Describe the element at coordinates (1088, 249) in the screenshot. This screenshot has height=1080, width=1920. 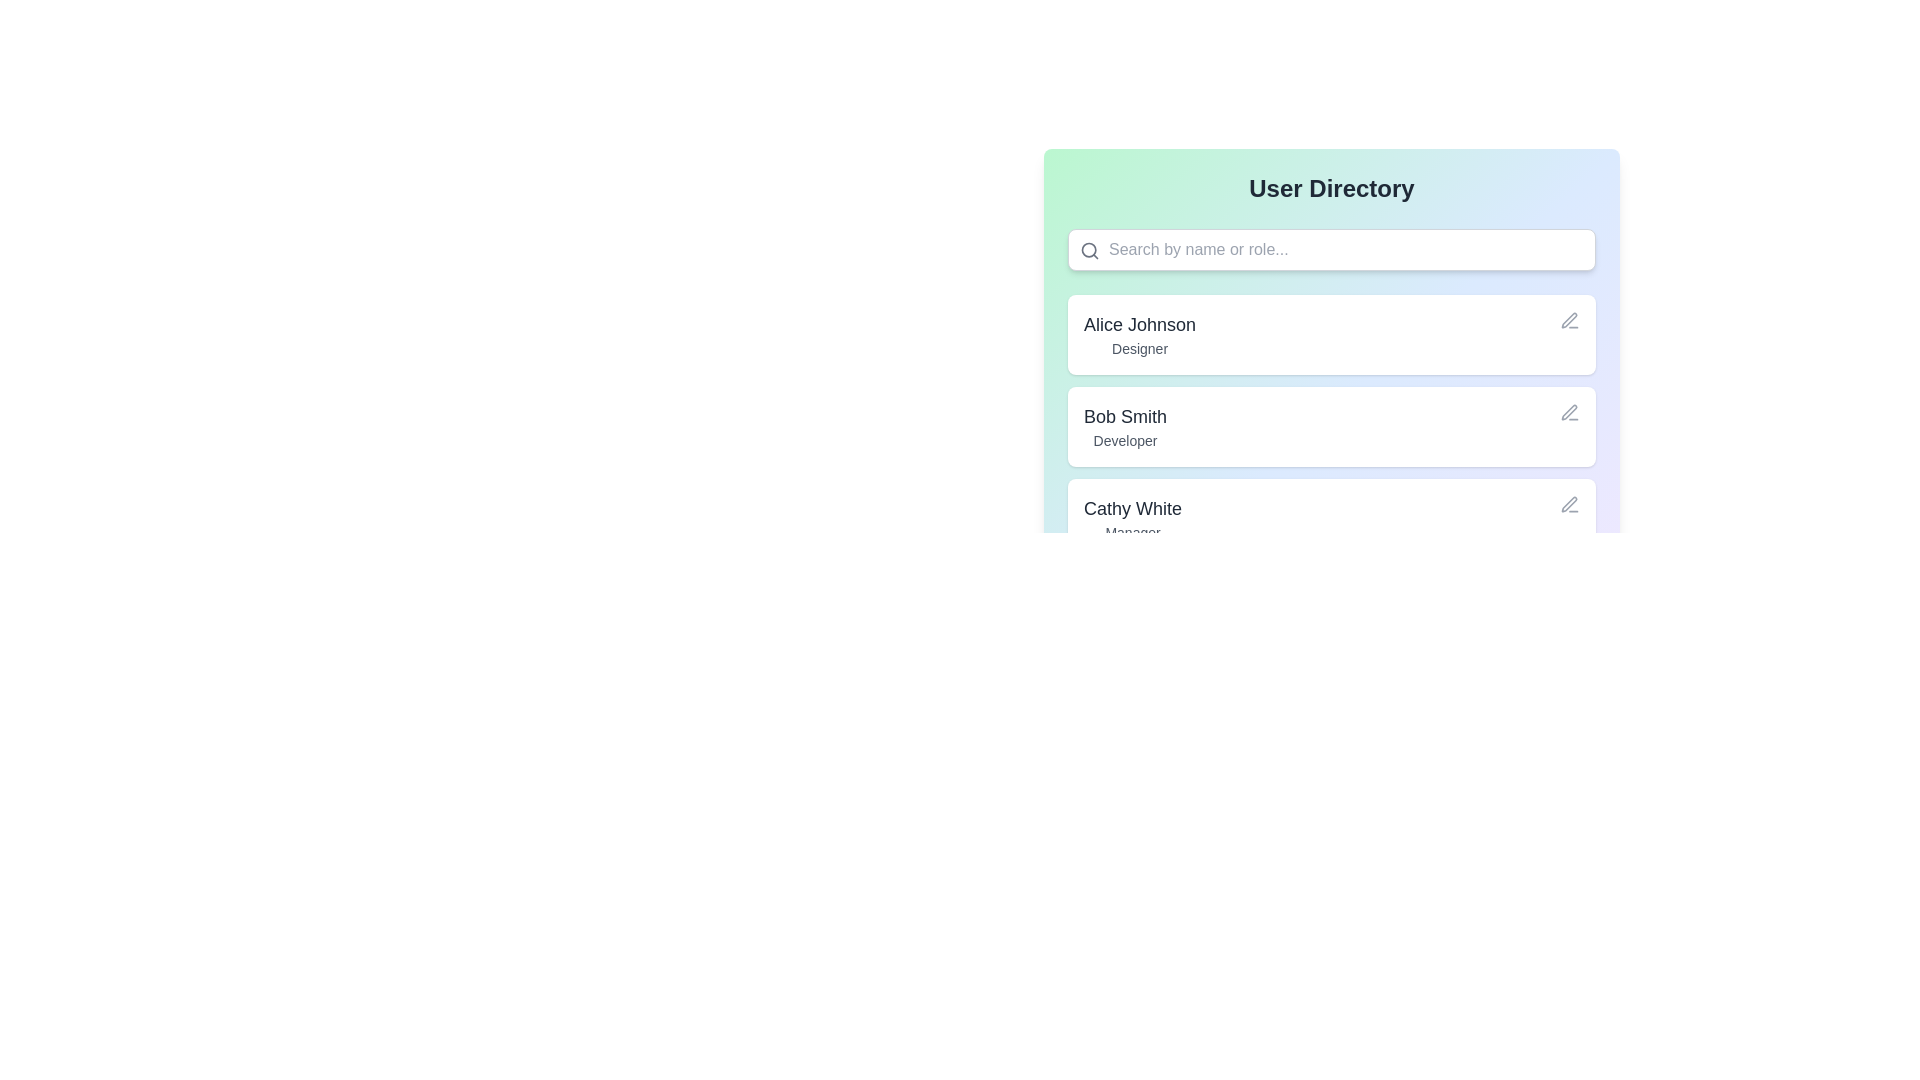
I see `the decorative SVG component of the magnifying glass icon located on the left side of the search bar in the User Directory header area` at that location.